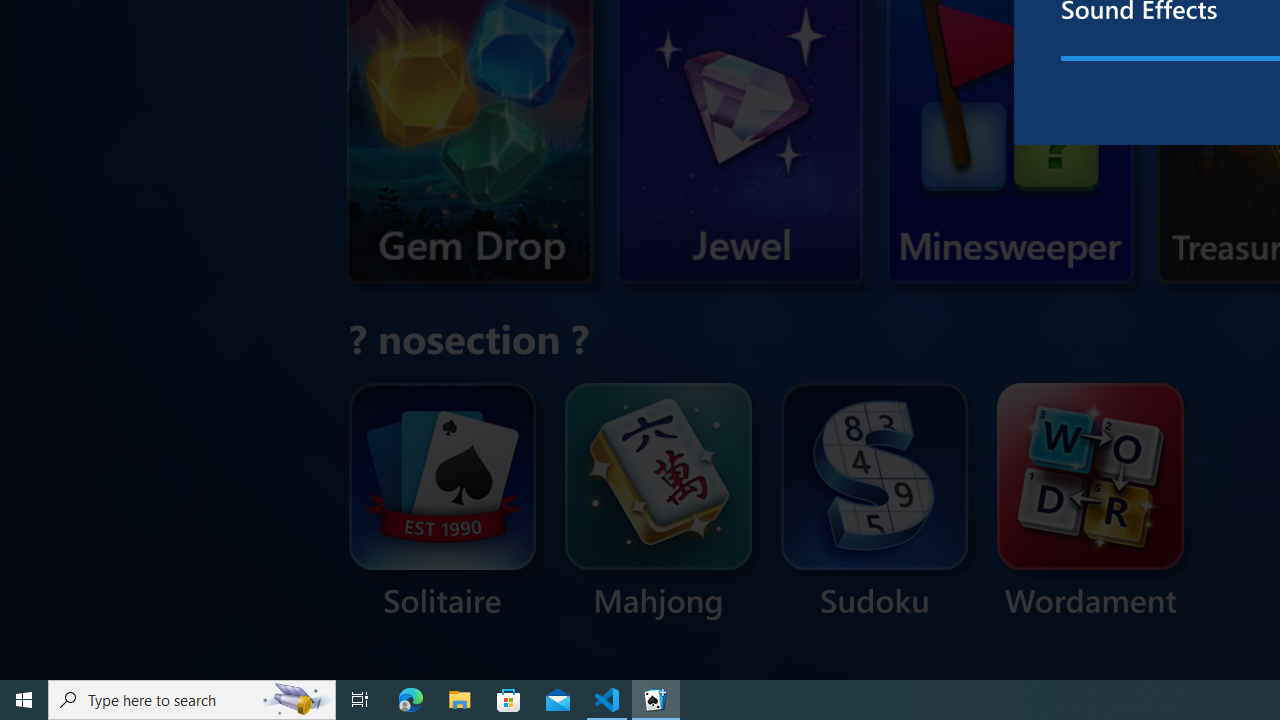 This screenshot has height=720, width=1280. Describe the element at coordinates (1089, 501) in the screenshot. I see `'Wordament'` at that location.